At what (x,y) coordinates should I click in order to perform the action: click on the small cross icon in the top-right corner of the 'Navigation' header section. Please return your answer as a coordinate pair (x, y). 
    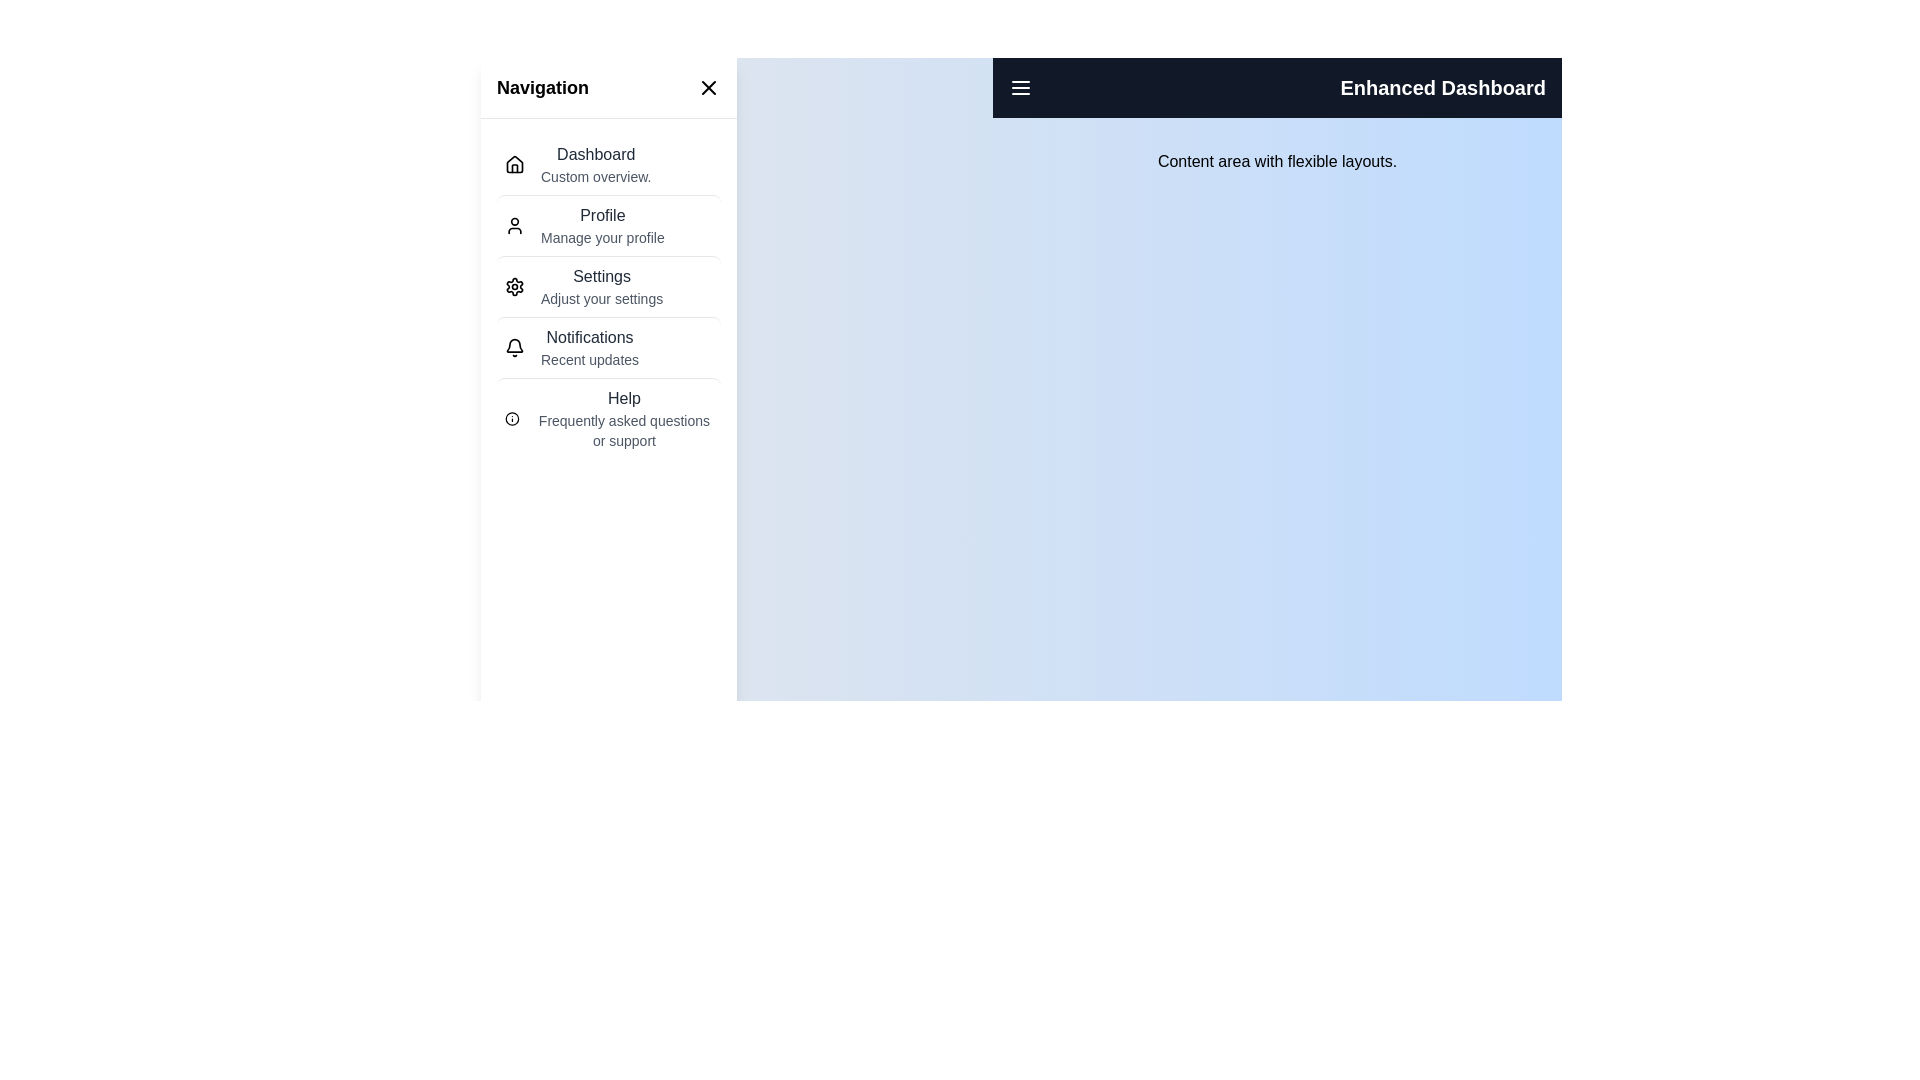
    Looking at the image, I should click on (709, 87).